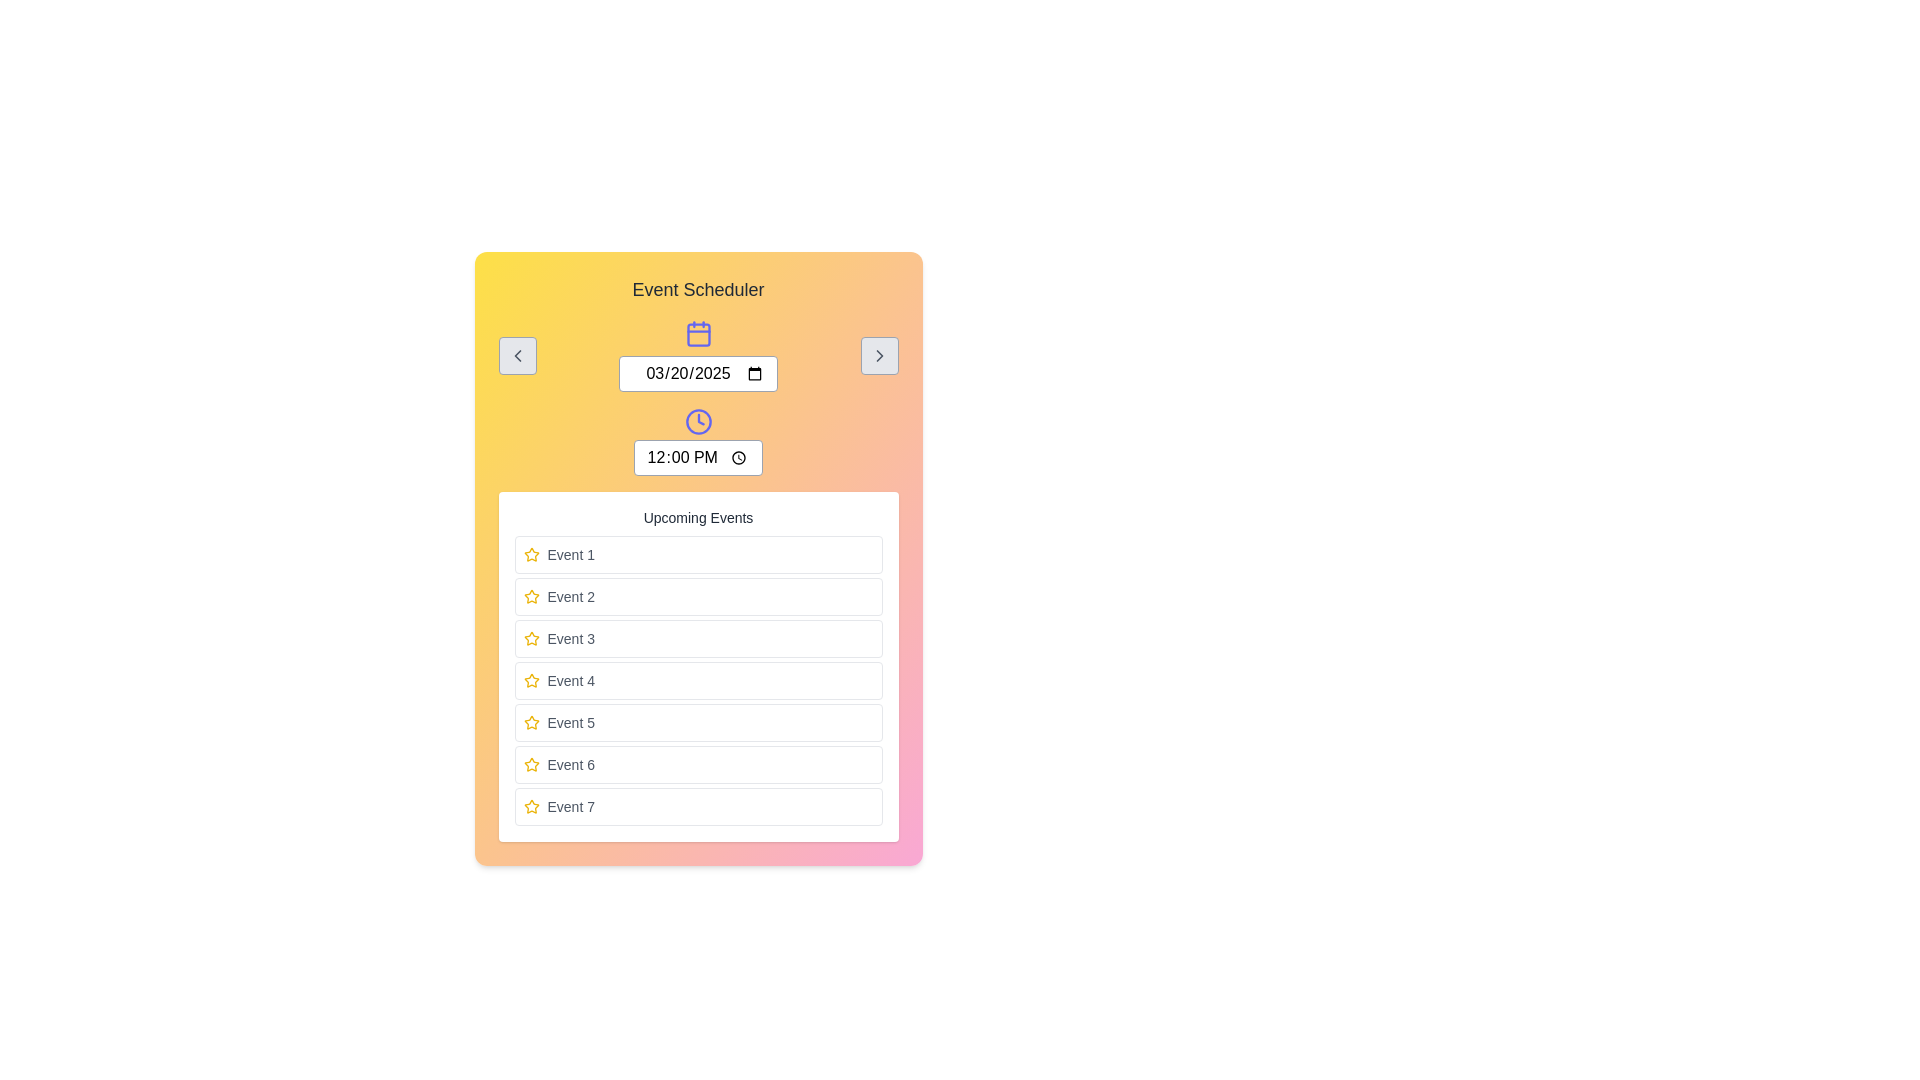  Describe the element at coordinates (879, 354) in the screenshot. I see `the small arrow-like graphic symbol pointing to the right, which is part of an SVG element and located in the top-right corner of the interface` at that location.